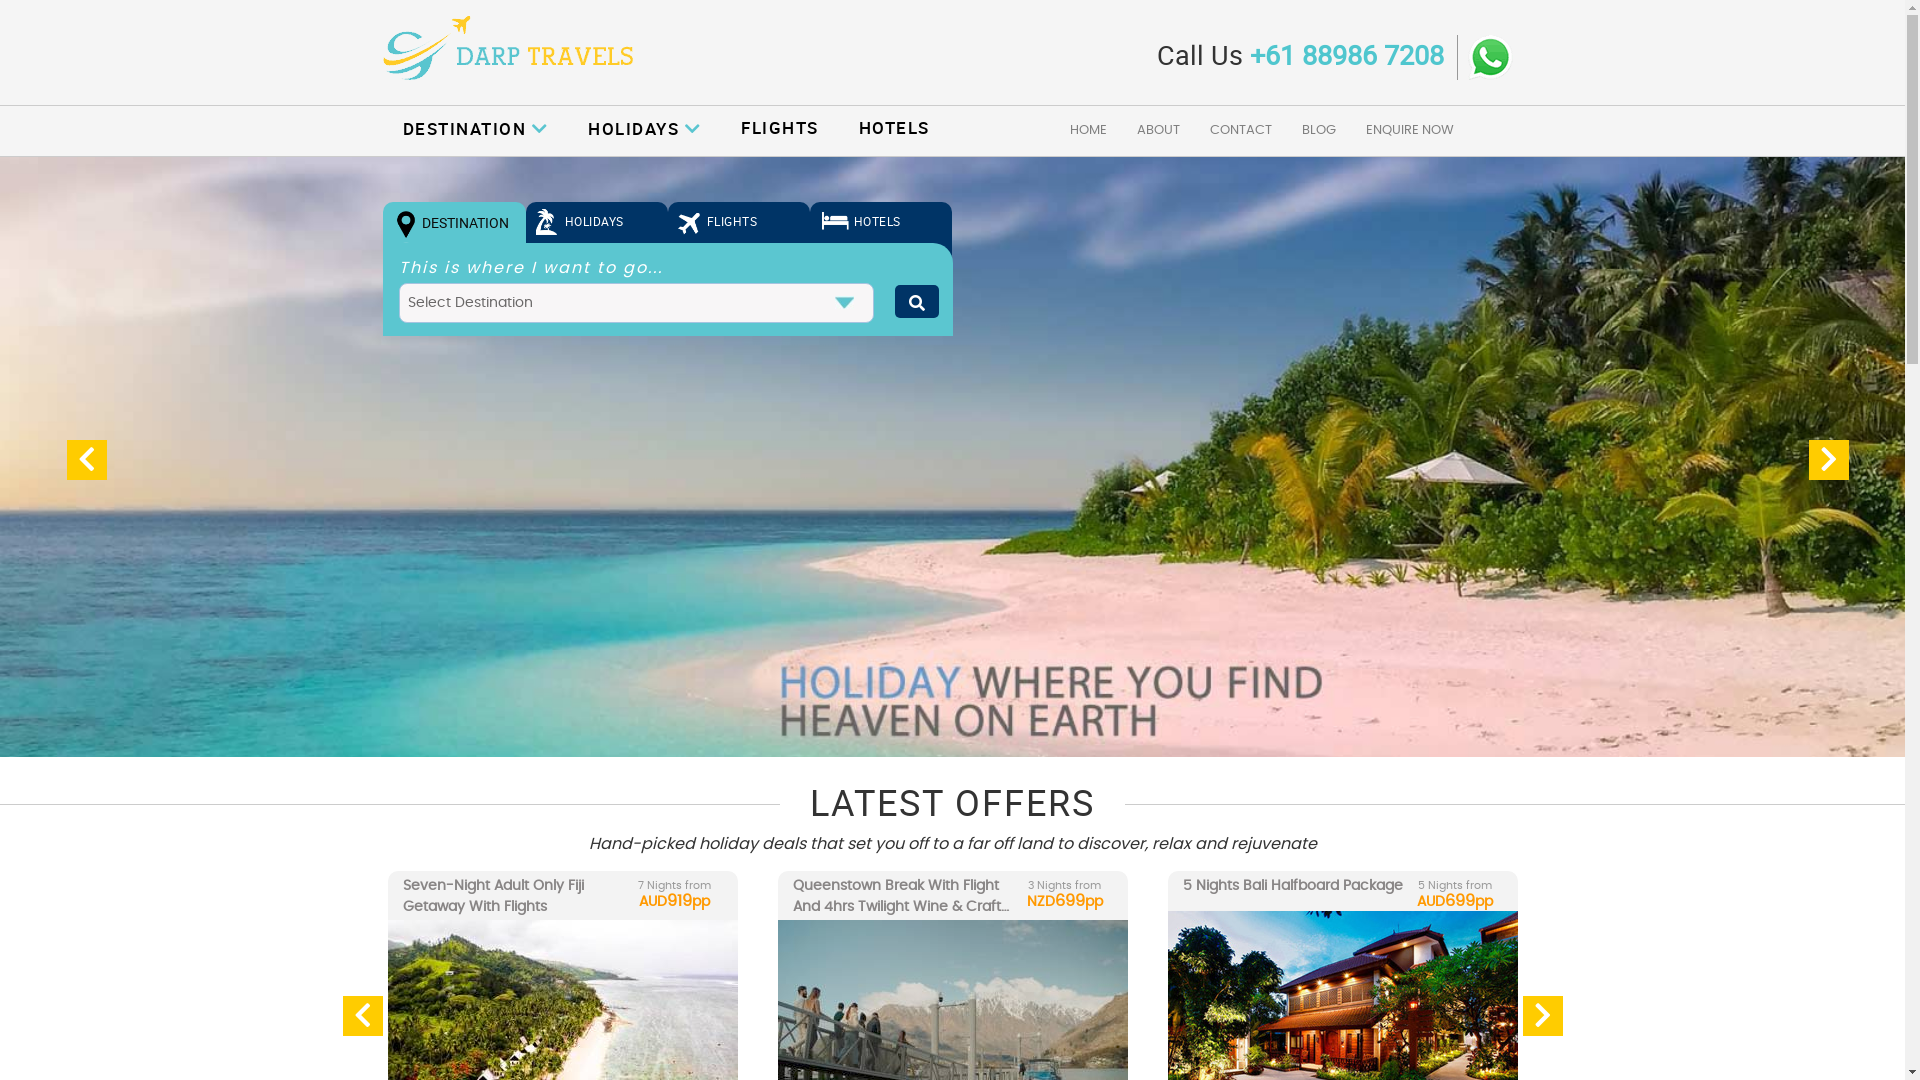  Describe the element at coordinates (474, 128) in the screenshot. I see `'DESTINATION'` at that location.